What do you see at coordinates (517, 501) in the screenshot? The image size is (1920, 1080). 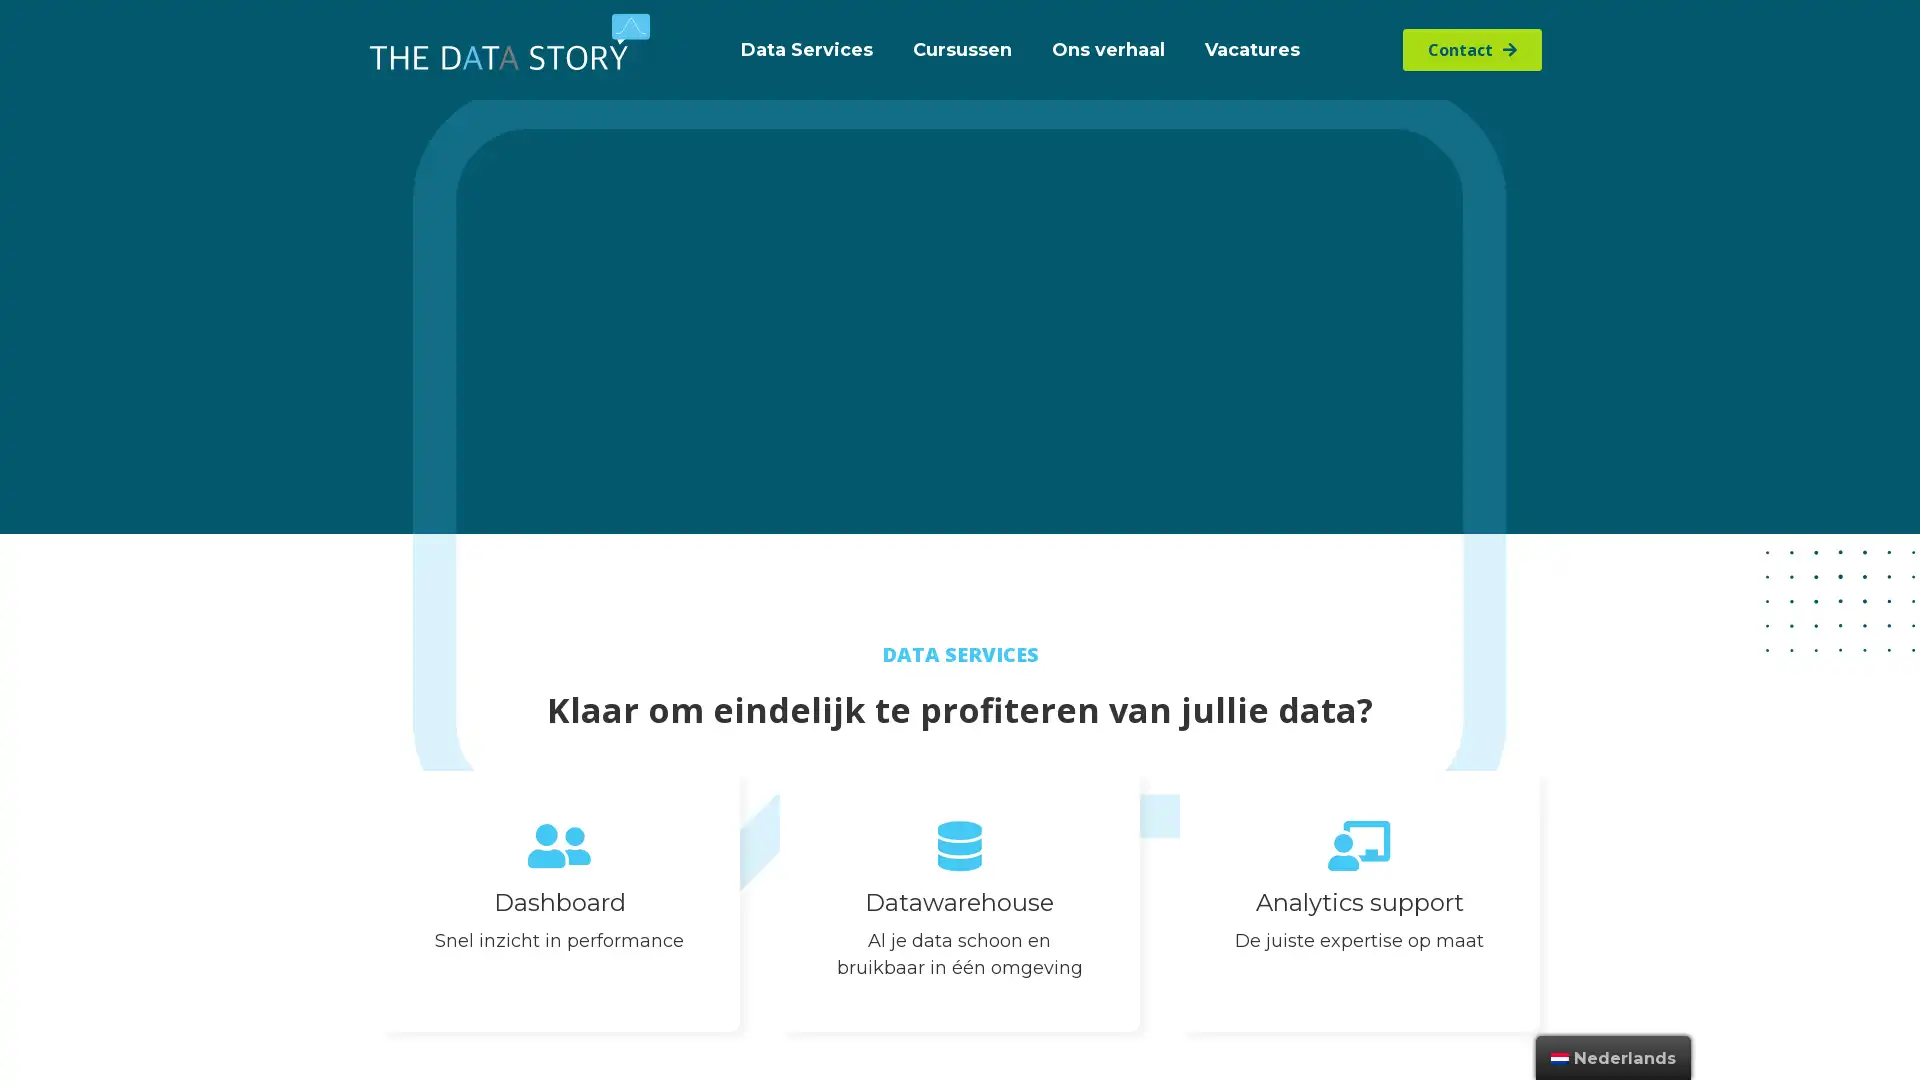 I see `Niet tobben, gelijk bellen` at bounding box center [517, 501].